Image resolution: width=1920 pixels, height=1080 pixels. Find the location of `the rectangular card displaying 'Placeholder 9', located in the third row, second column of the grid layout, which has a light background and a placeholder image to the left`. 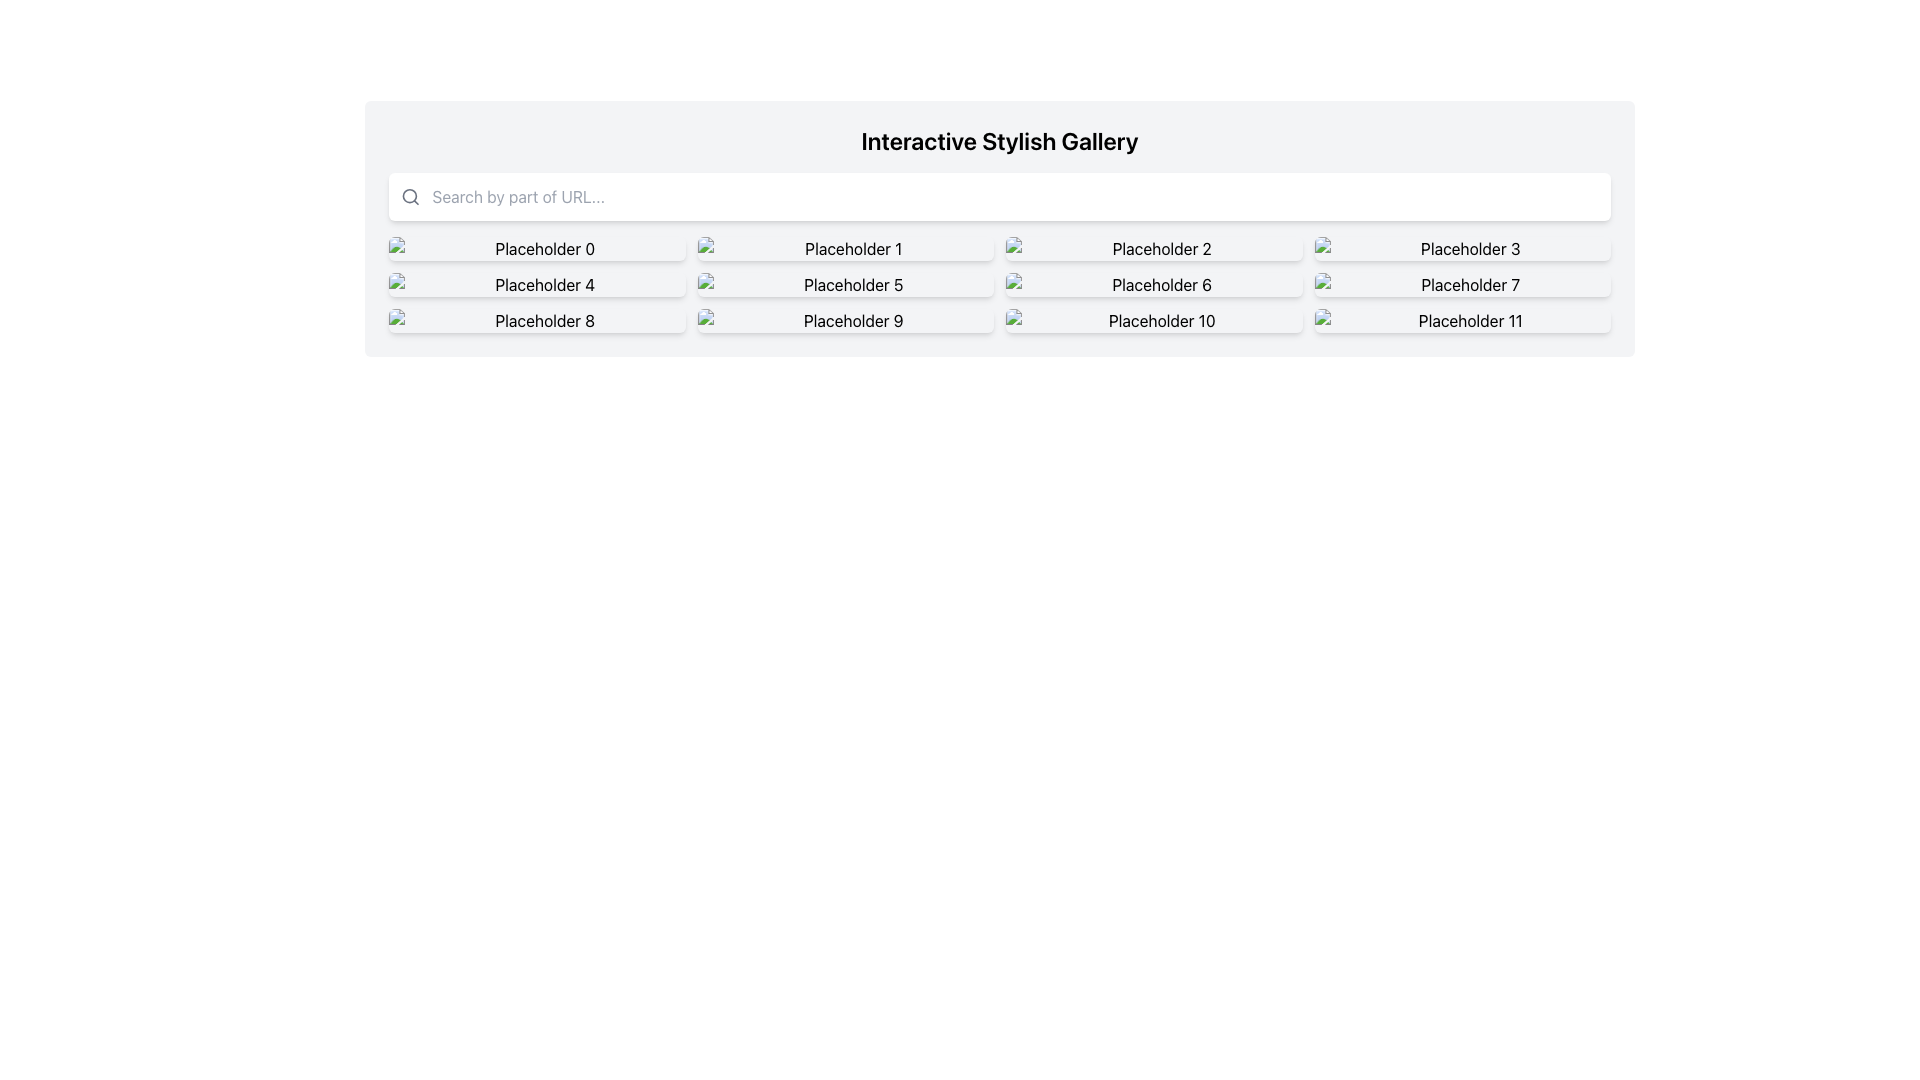

the rectangular card displaying 'Placeholder 9', located in the third row, second column of the grid layout, which has a light background and a placeholder image to the left is located at coordinates (845, 319).